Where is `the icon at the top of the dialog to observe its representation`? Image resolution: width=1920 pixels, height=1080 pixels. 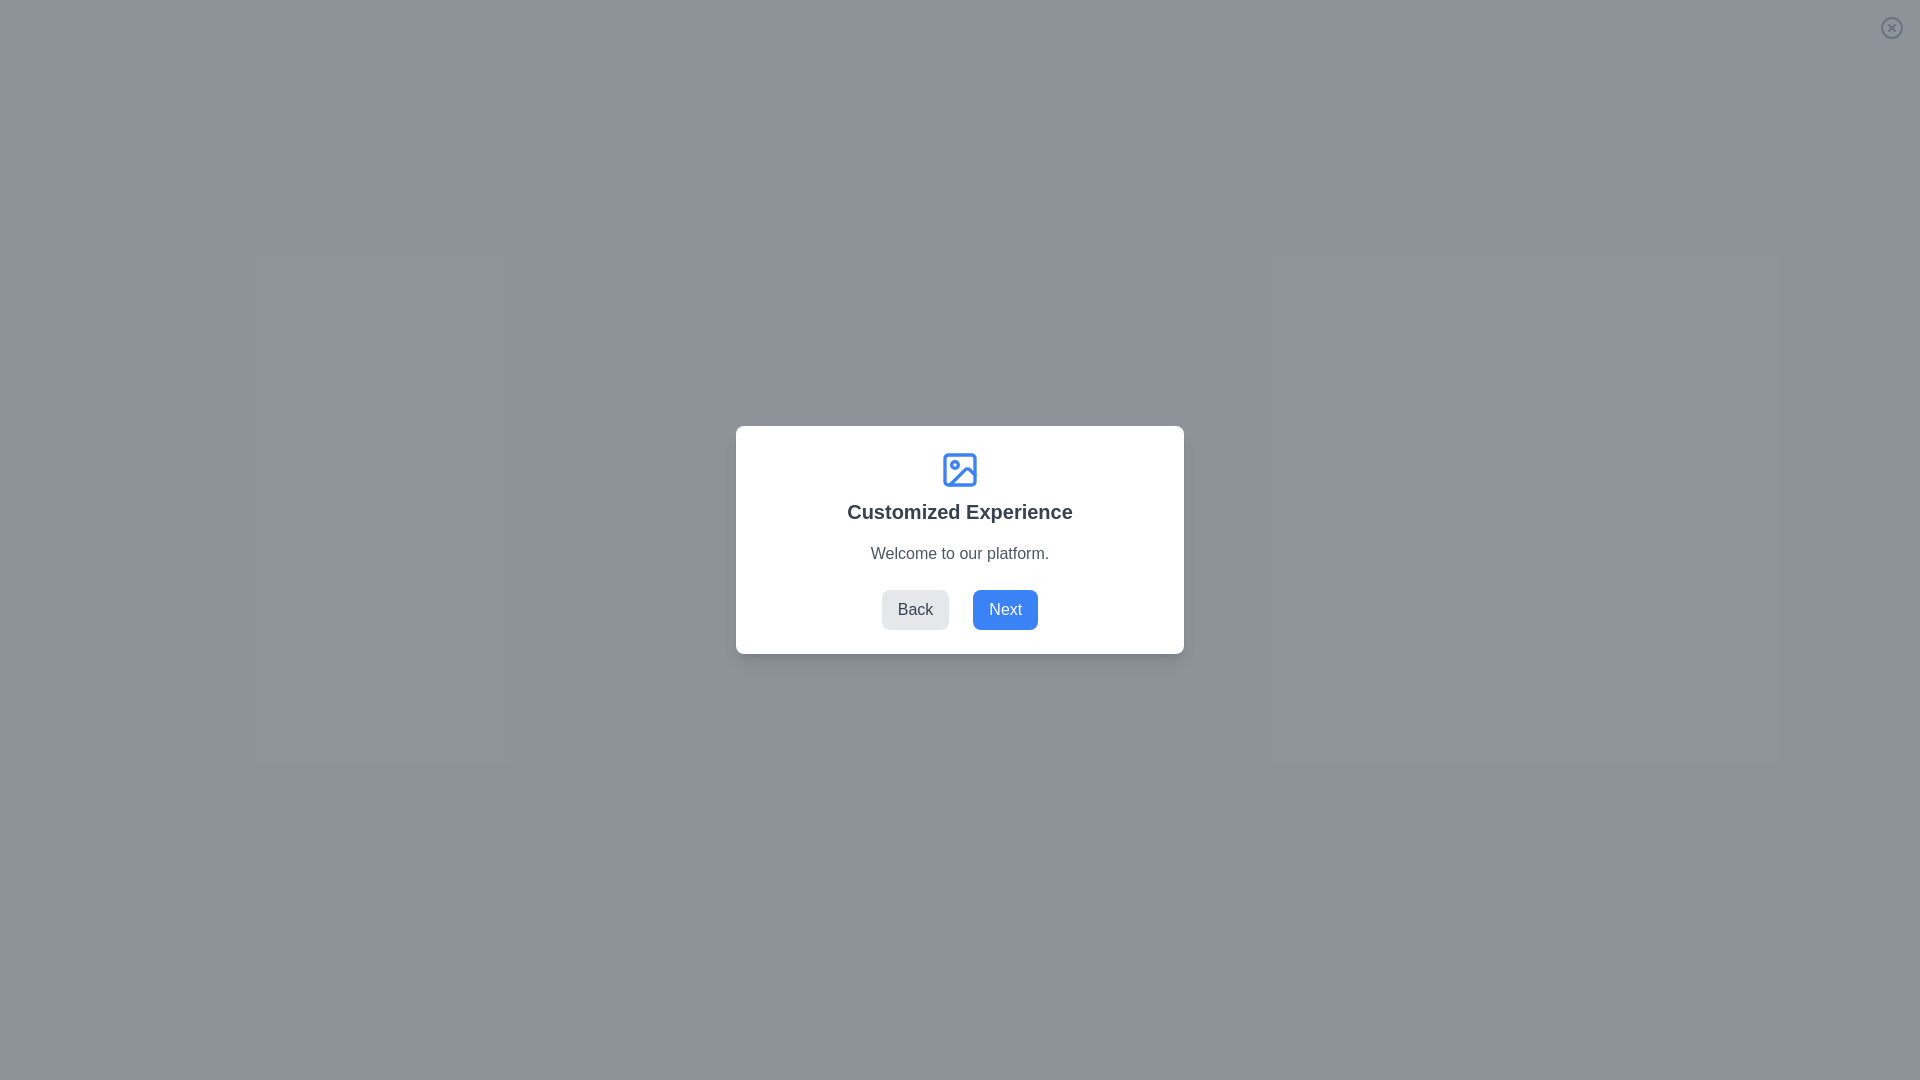
the icon at the top of the dialog to observe its representation is located at coordinates (960, 470).